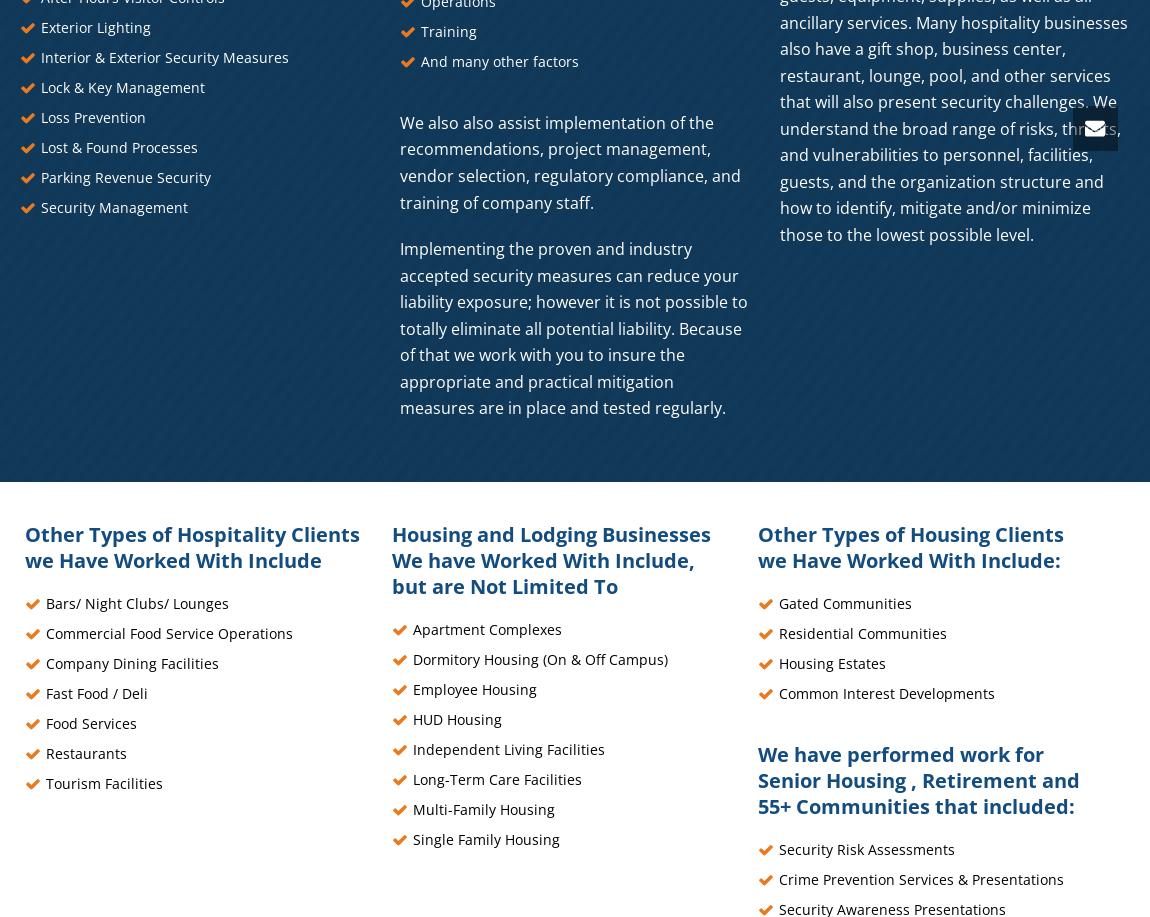 The width and height of the screenshot is (1150, 917). I want to click on 'Other Types of Hospitality Clients we Have Worked With Include', so click(191, 546).